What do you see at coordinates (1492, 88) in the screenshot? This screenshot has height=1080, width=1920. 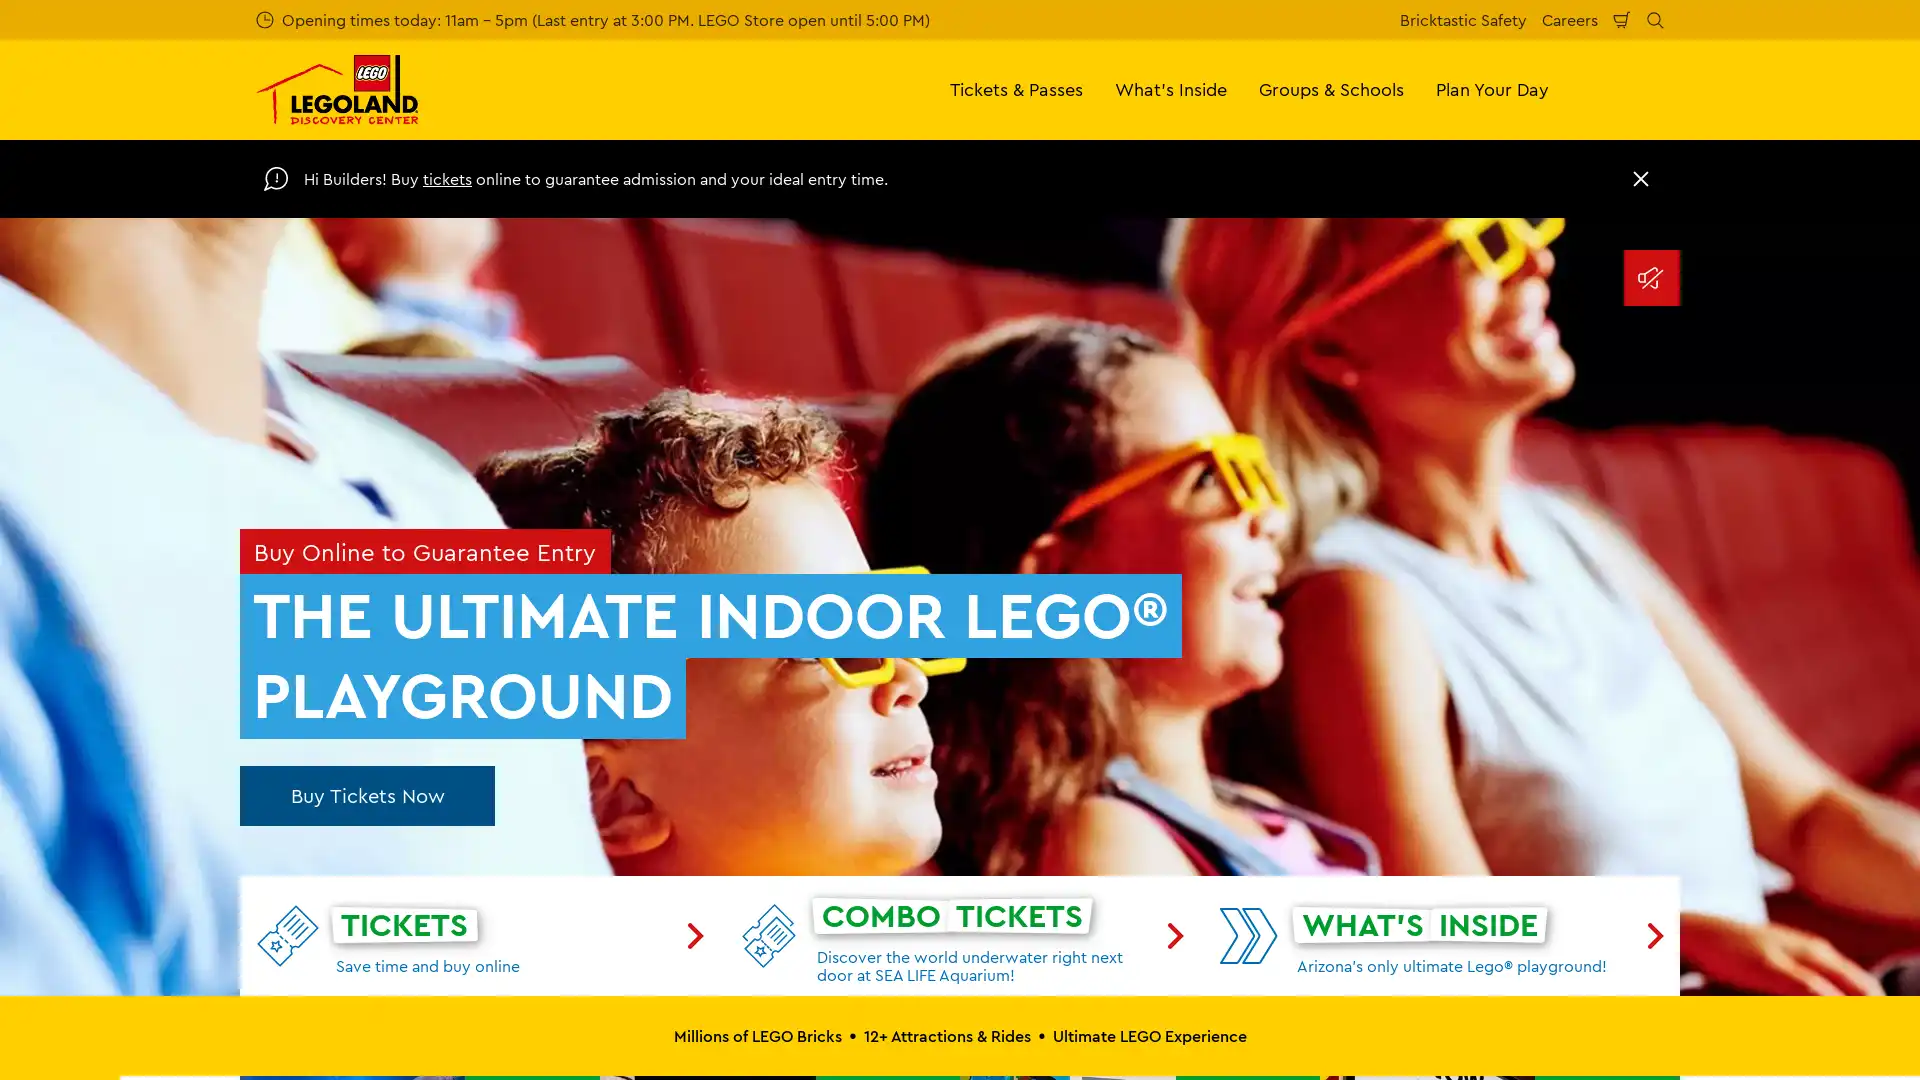 I see `Plan Your Day` at bounding box center [1492, 88].